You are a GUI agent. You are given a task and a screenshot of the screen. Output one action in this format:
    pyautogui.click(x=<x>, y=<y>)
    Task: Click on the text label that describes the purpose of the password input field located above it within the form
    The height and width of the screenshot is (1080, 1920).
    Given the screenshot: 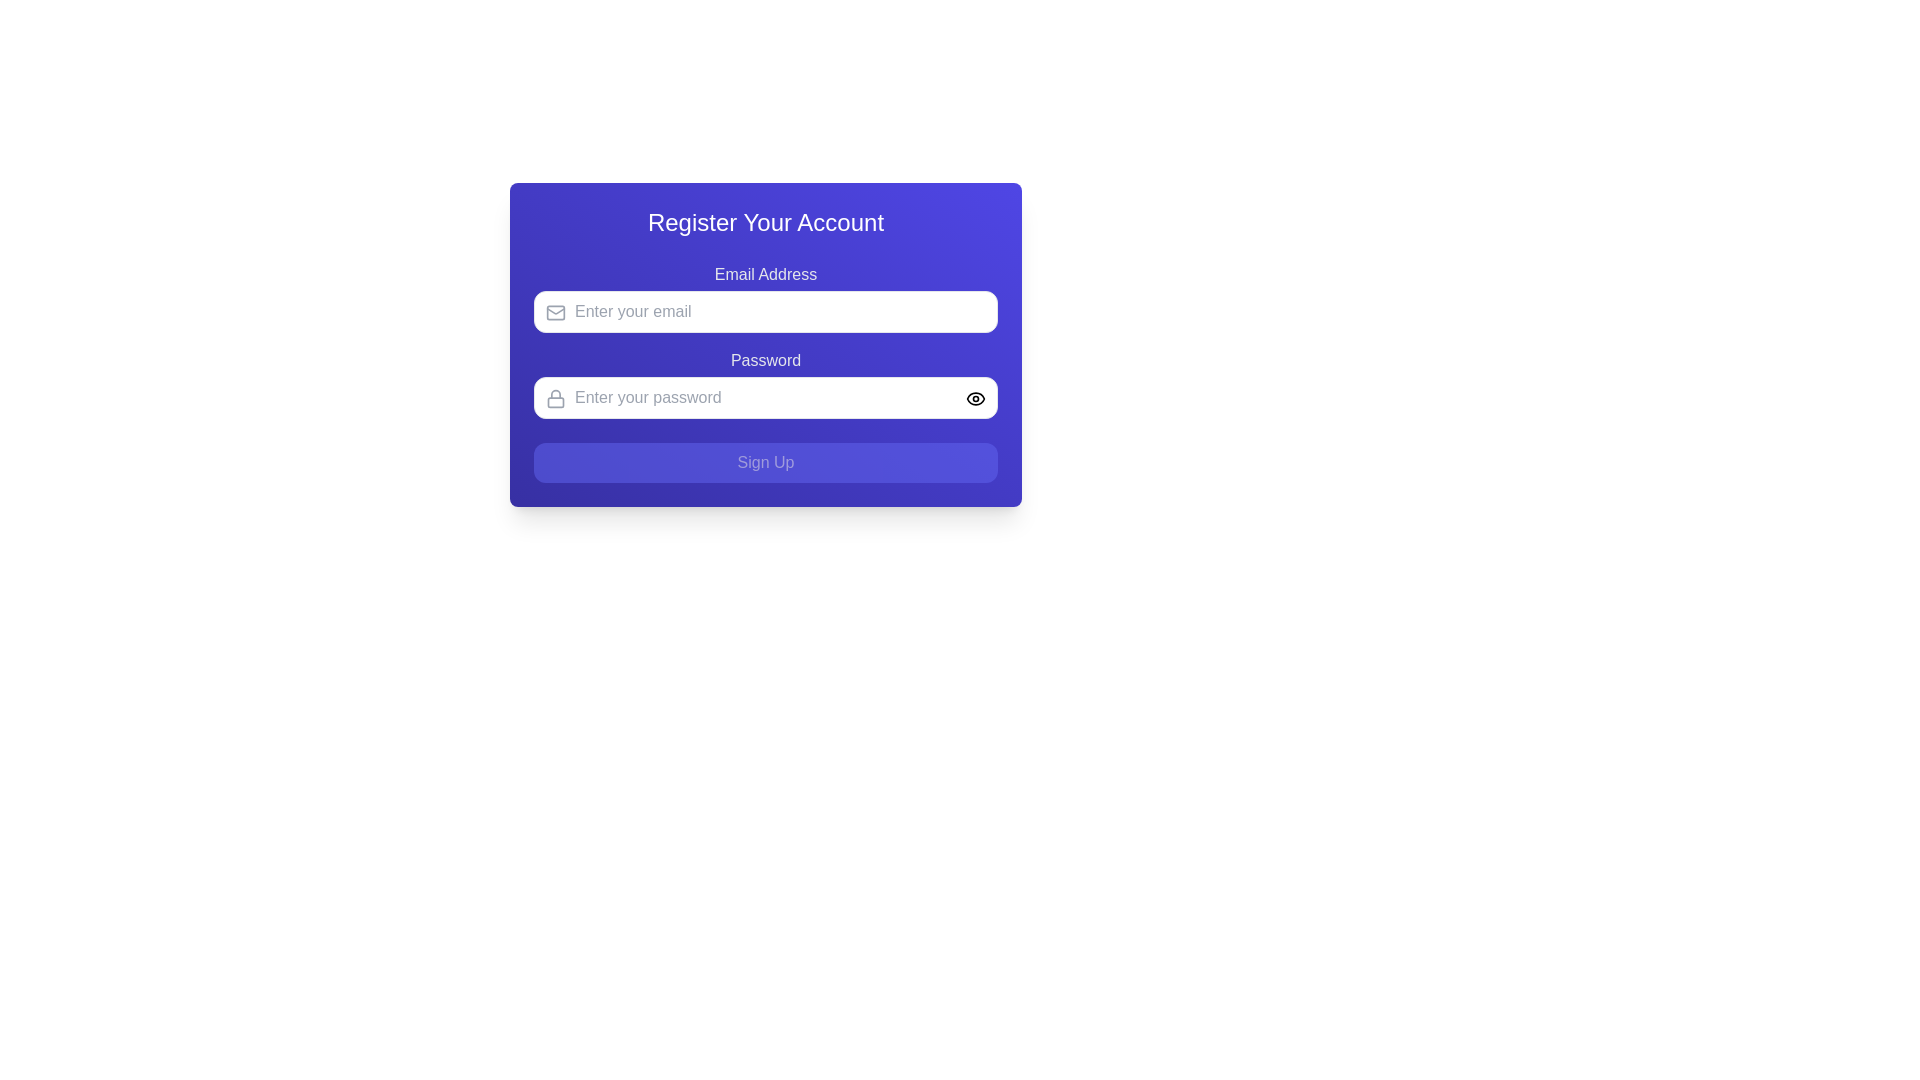 What is the action you would take?
    pyautogui.click(x=765, y=361)
    